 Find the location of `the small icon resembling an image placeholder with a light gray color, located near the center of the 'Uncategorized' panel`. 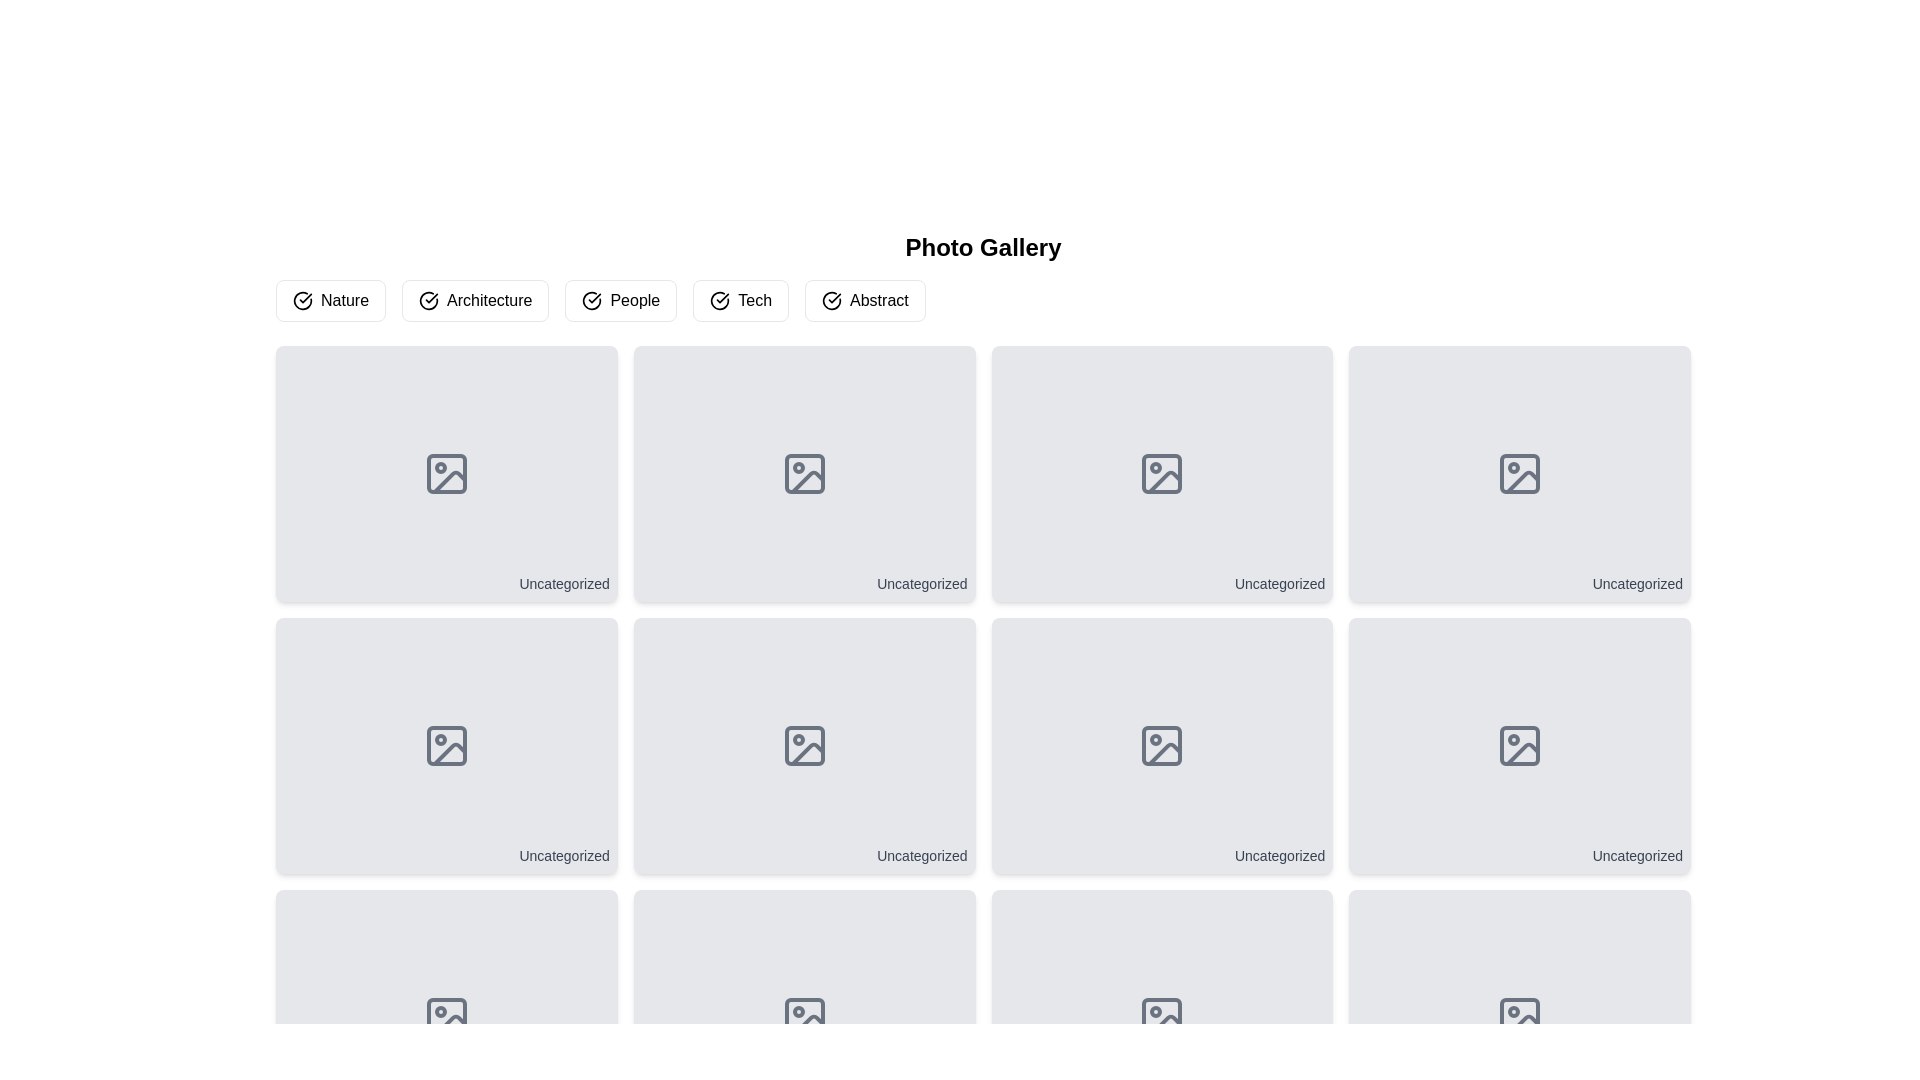

the small icon resembling an image placeholder with a light gray color, located near the center of the 'Uncategorized' panel is located at coordinates (445, 474).